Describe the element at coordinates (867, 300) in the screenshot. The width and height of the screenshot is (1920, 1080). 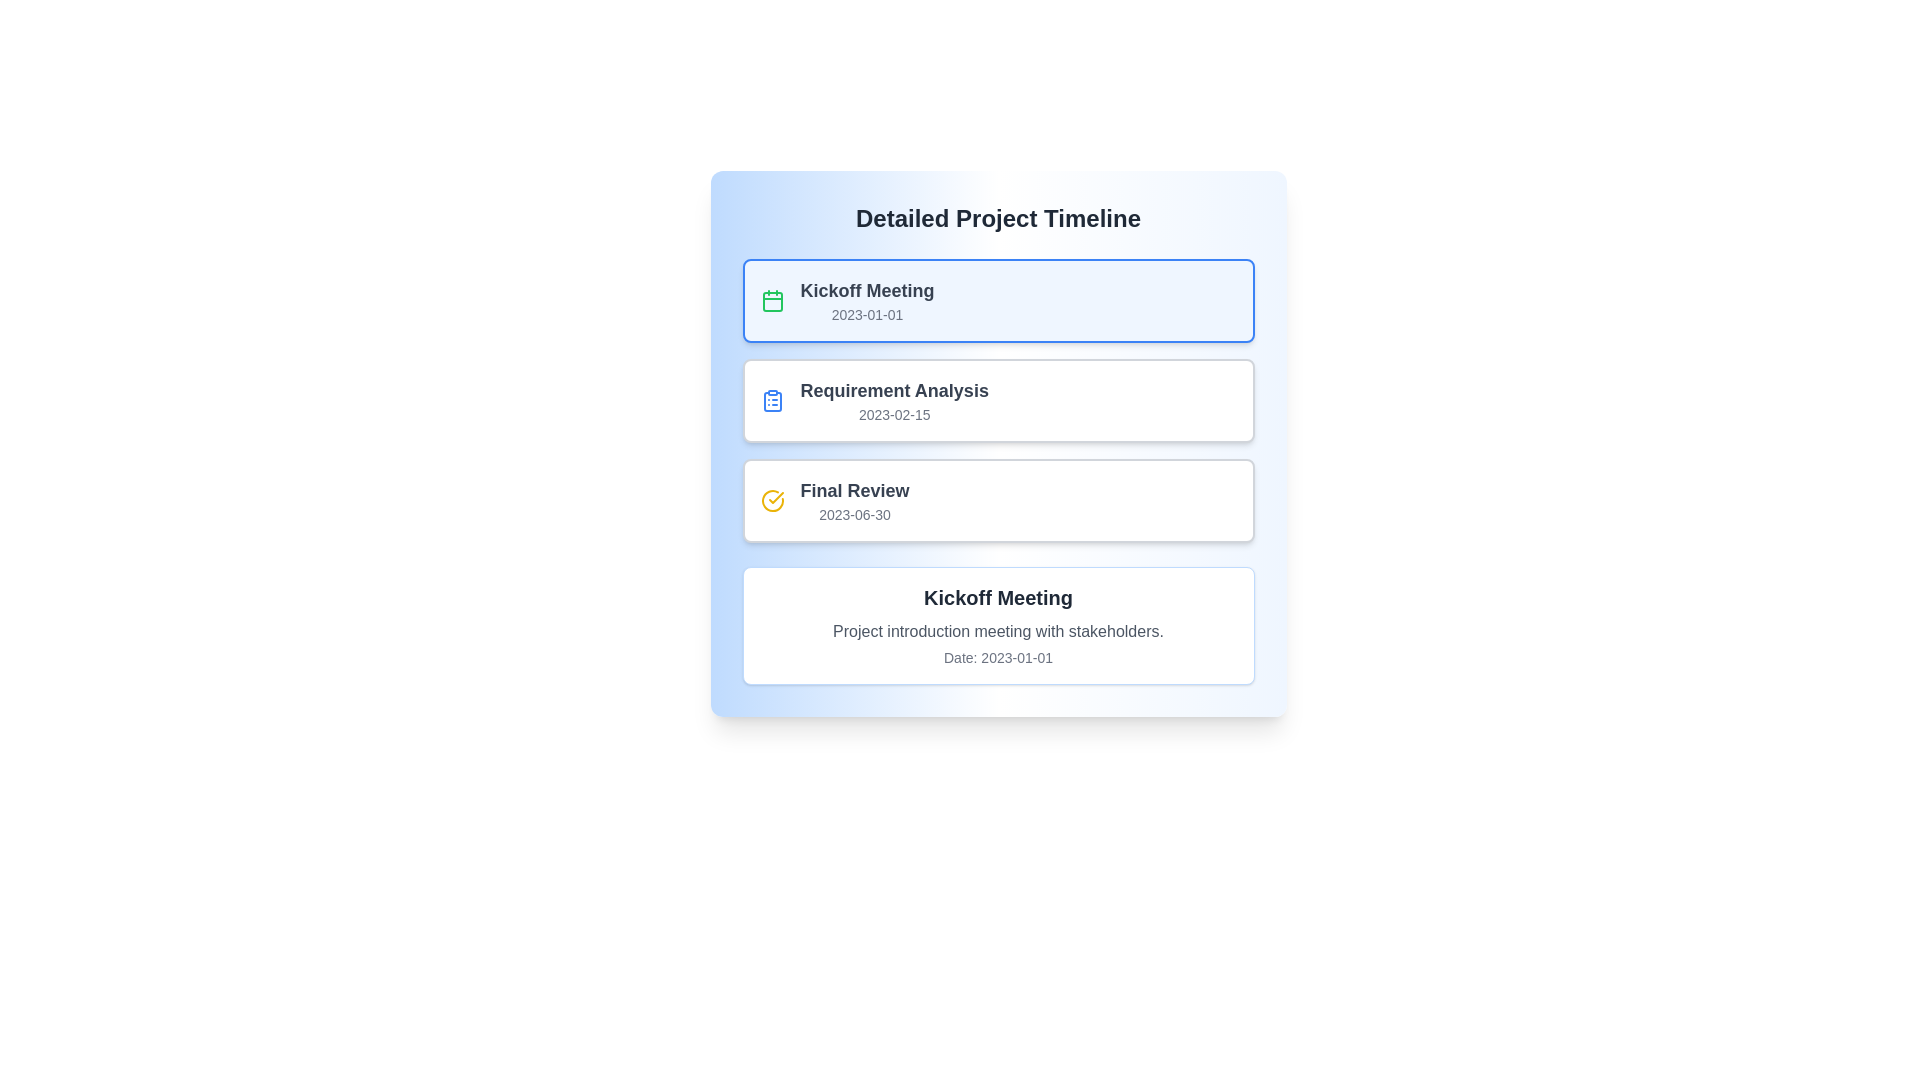
I see `text displayed in the 'Kickoff Meeting' title and '2023-01-01' subtitle located in the topmost card of a vertical list of similar cards` at that location.